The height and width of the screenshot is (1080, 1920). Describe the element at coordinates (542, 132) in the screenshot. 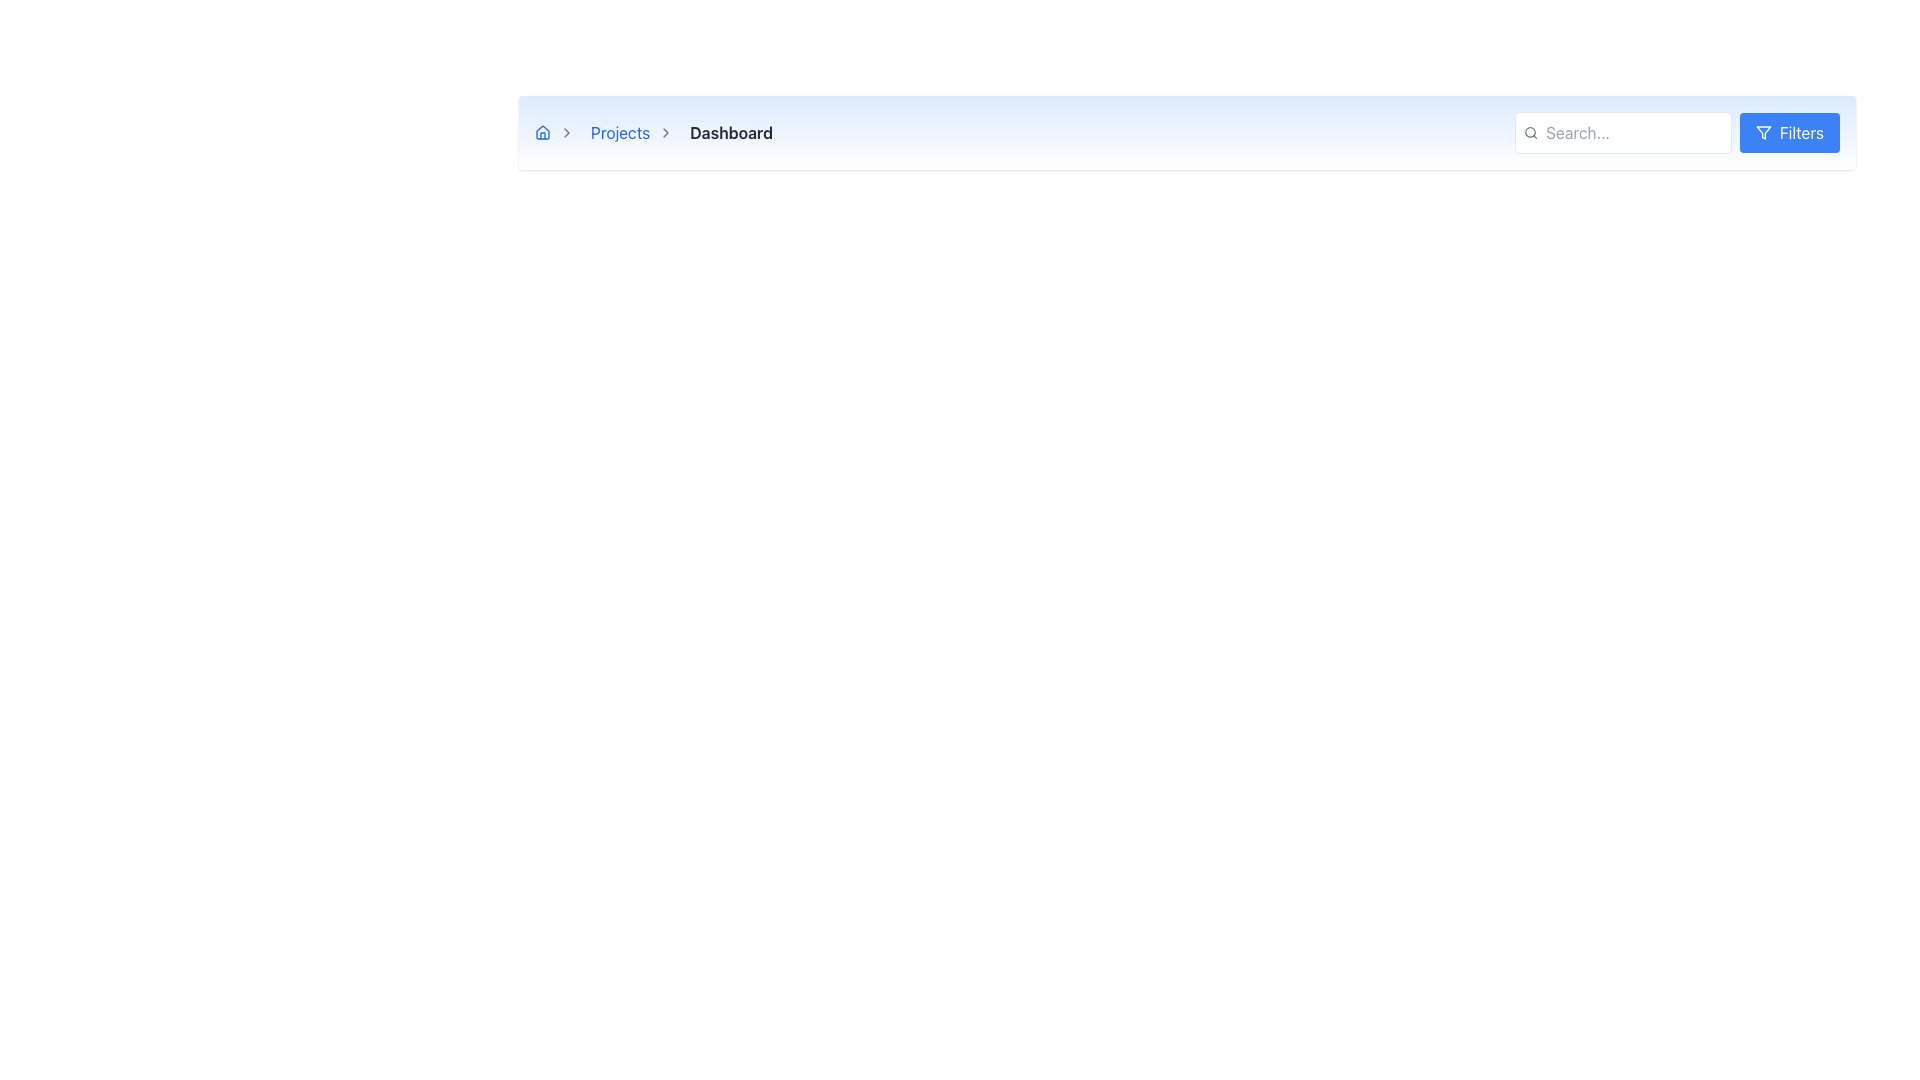

I see `the blue house-shaped icon in the navigation breadcrumb area` at that location.